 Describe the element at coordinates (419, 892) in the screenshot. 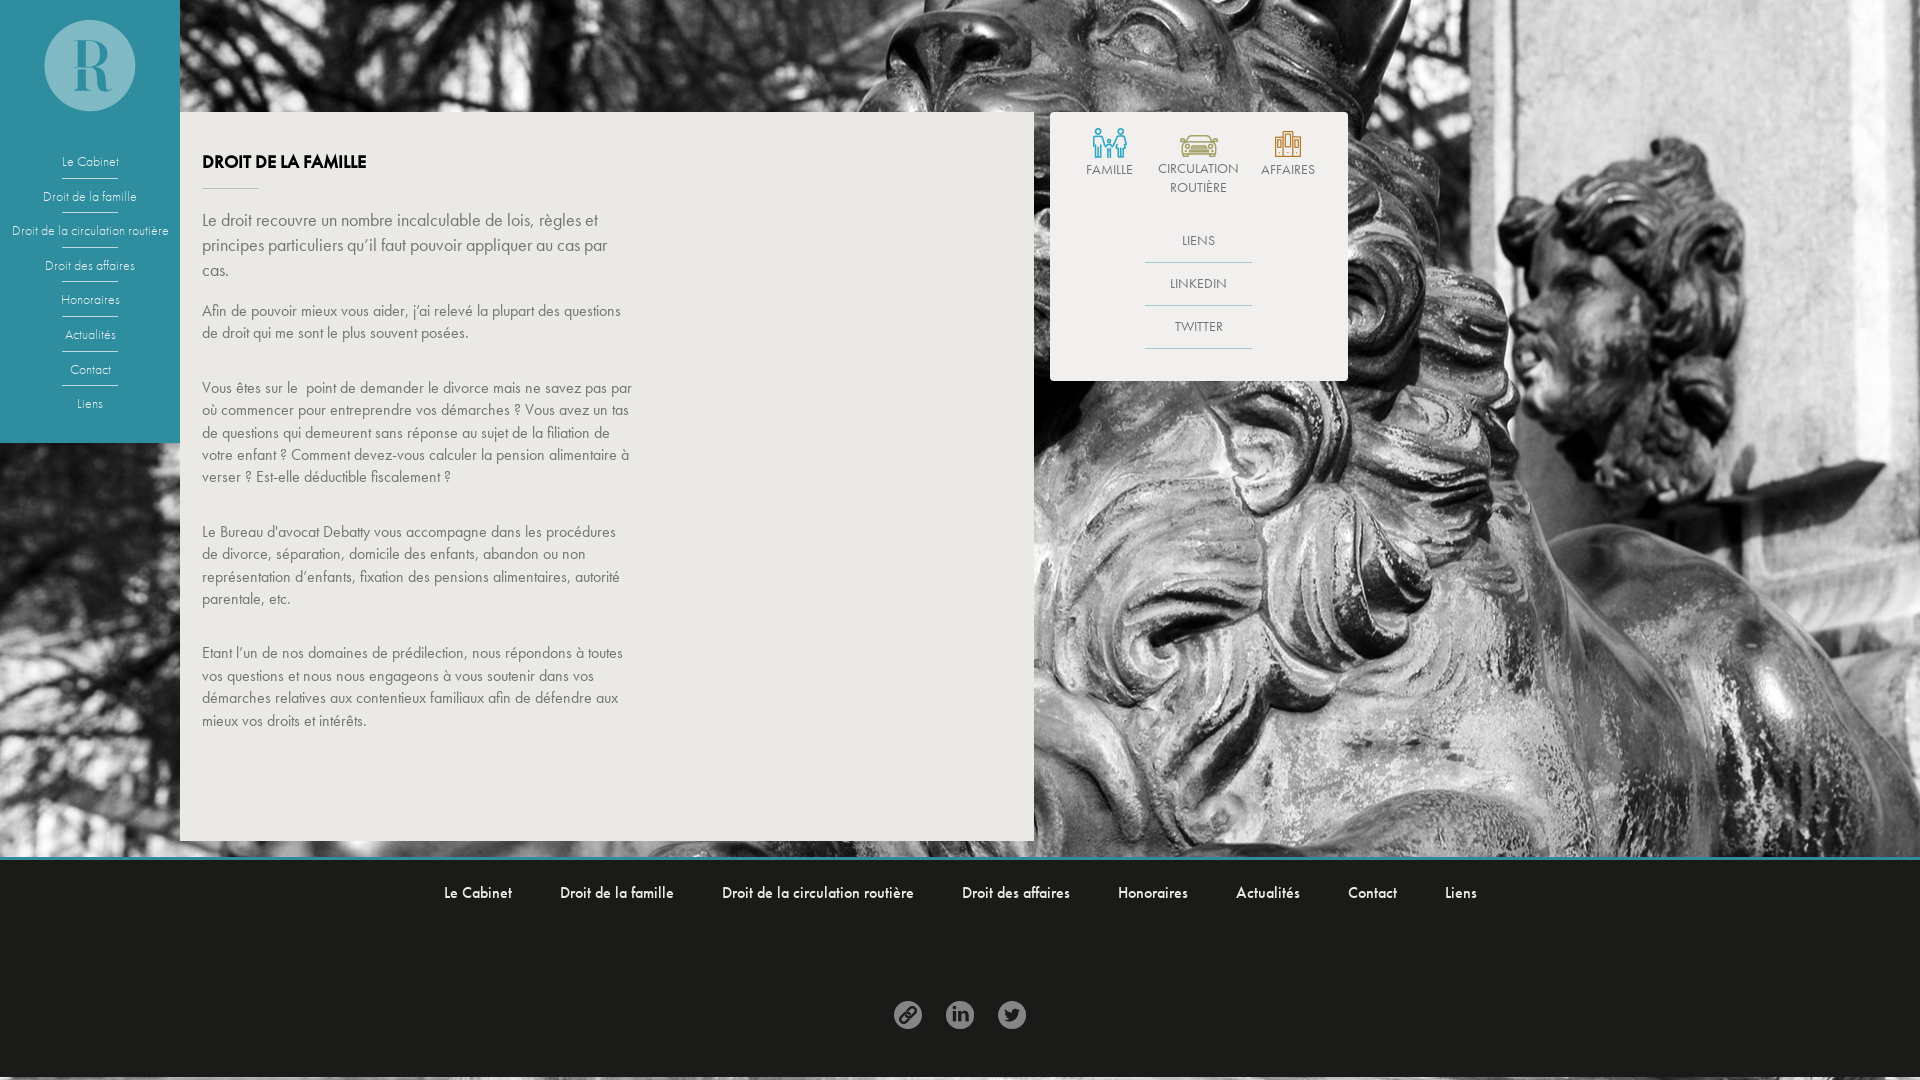

I see `'Le Cabinet'` at that location.